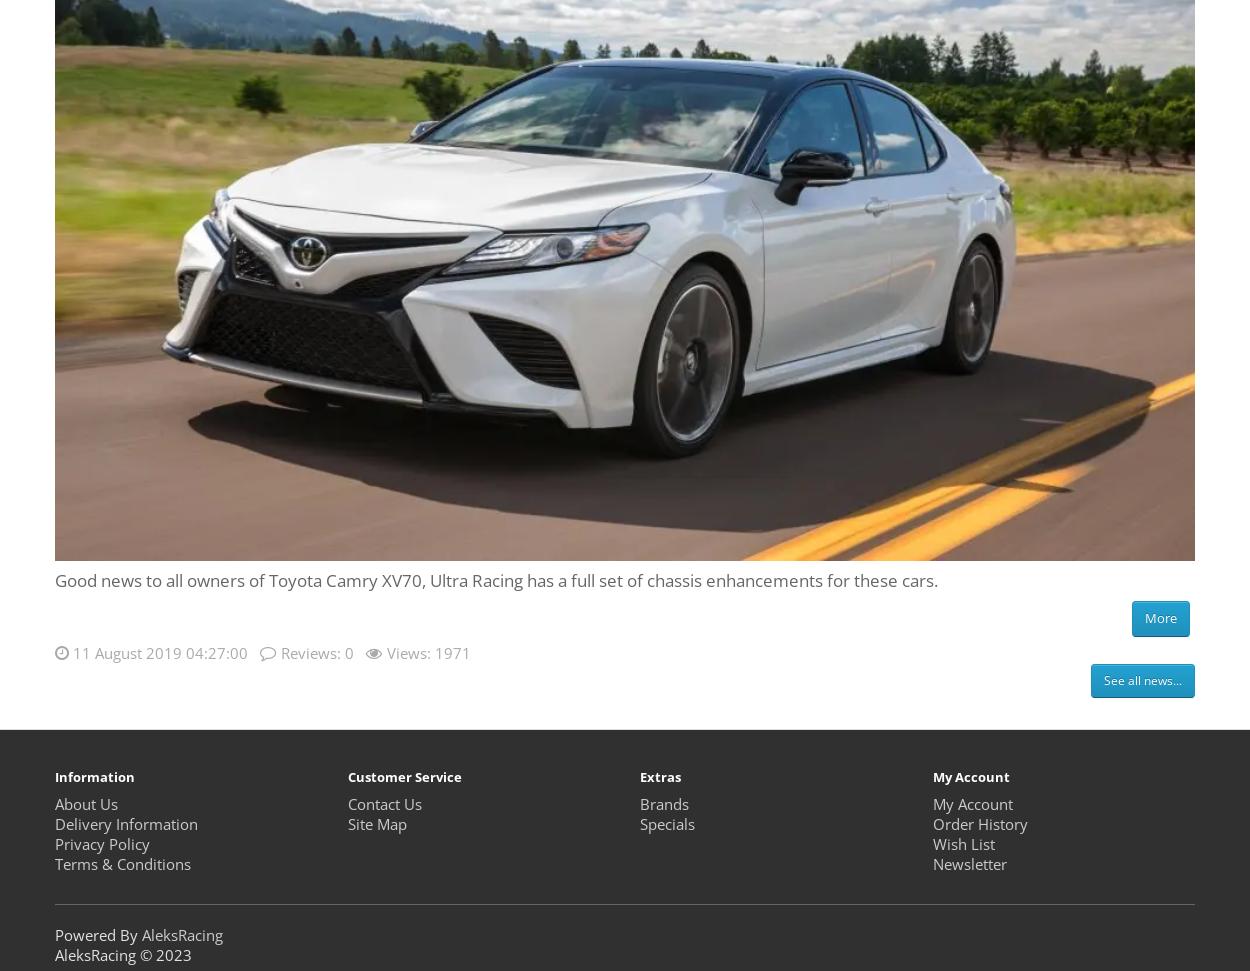  Describe the element at coordinates (932, 862) in the screenshot. I see `'Newsletter'` at that location.